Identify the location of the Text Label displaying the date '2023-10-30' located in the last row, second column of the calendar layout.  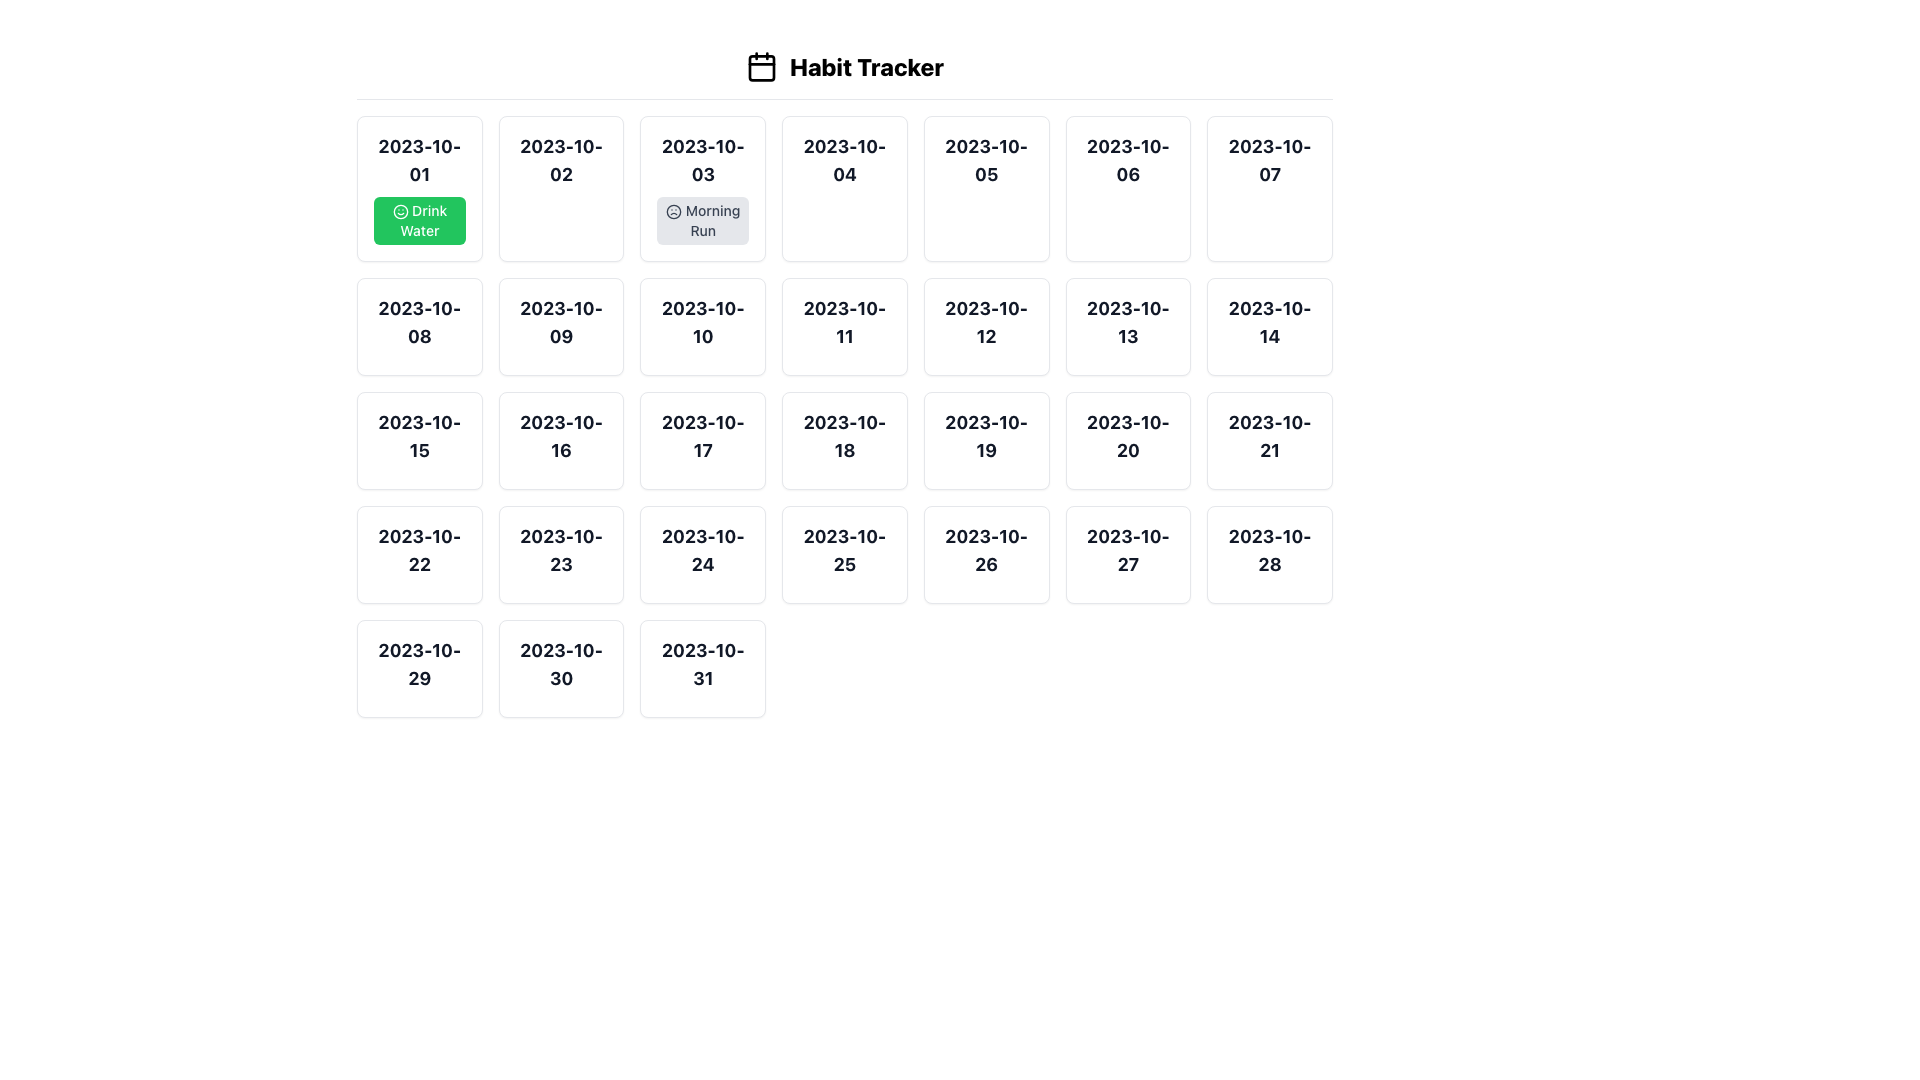
(560, 664).